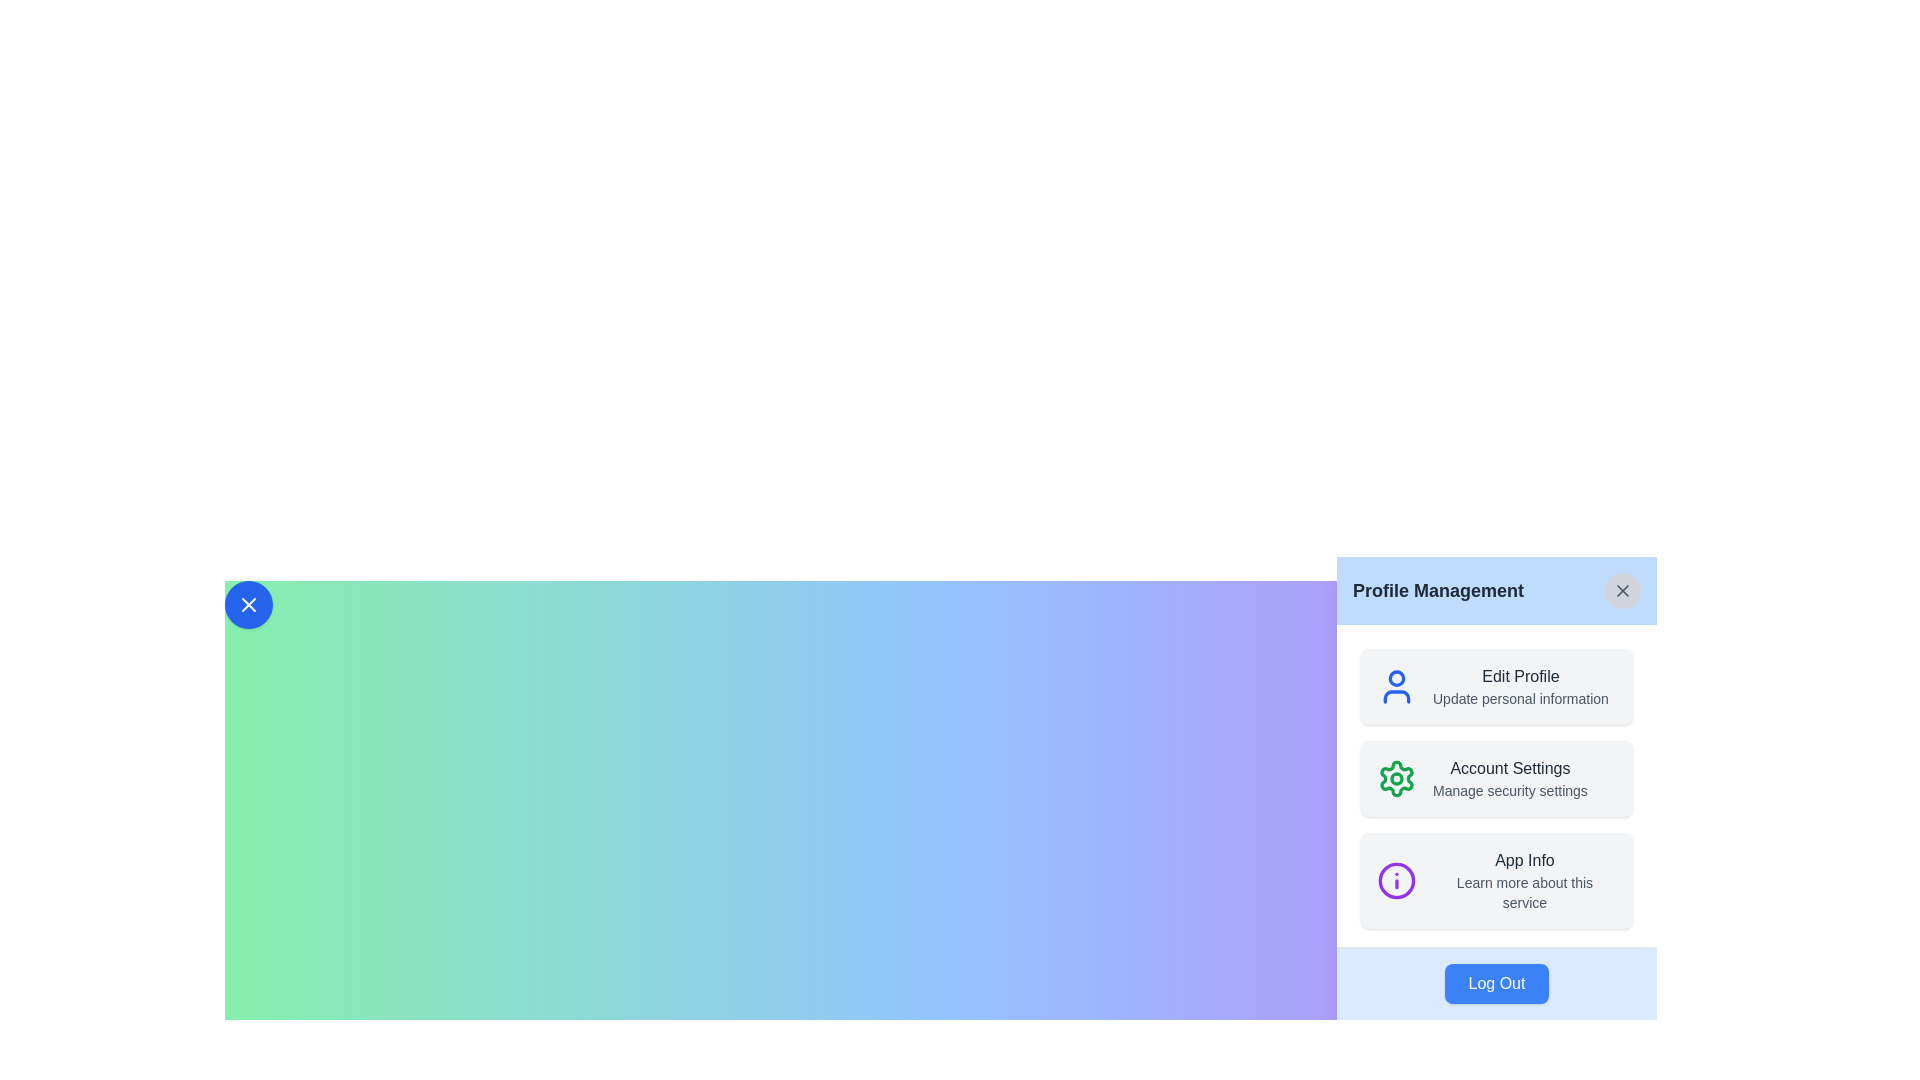 This screenshot has width=1920, height=1080. I want to click on the logout button located at the bottom of the 'Profile Management' panel to initiate the logout process, so click(1497, 982).